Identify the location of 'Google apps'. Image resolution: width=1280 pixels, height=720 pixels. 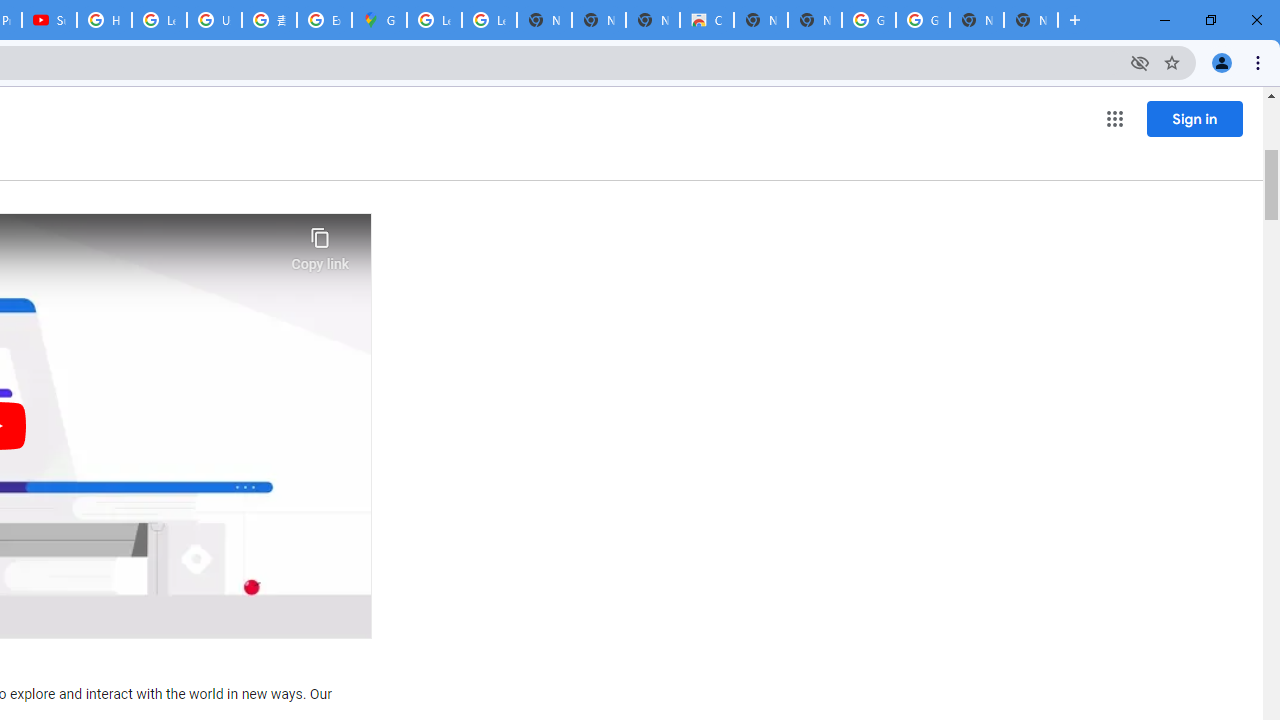
(1113, 119).